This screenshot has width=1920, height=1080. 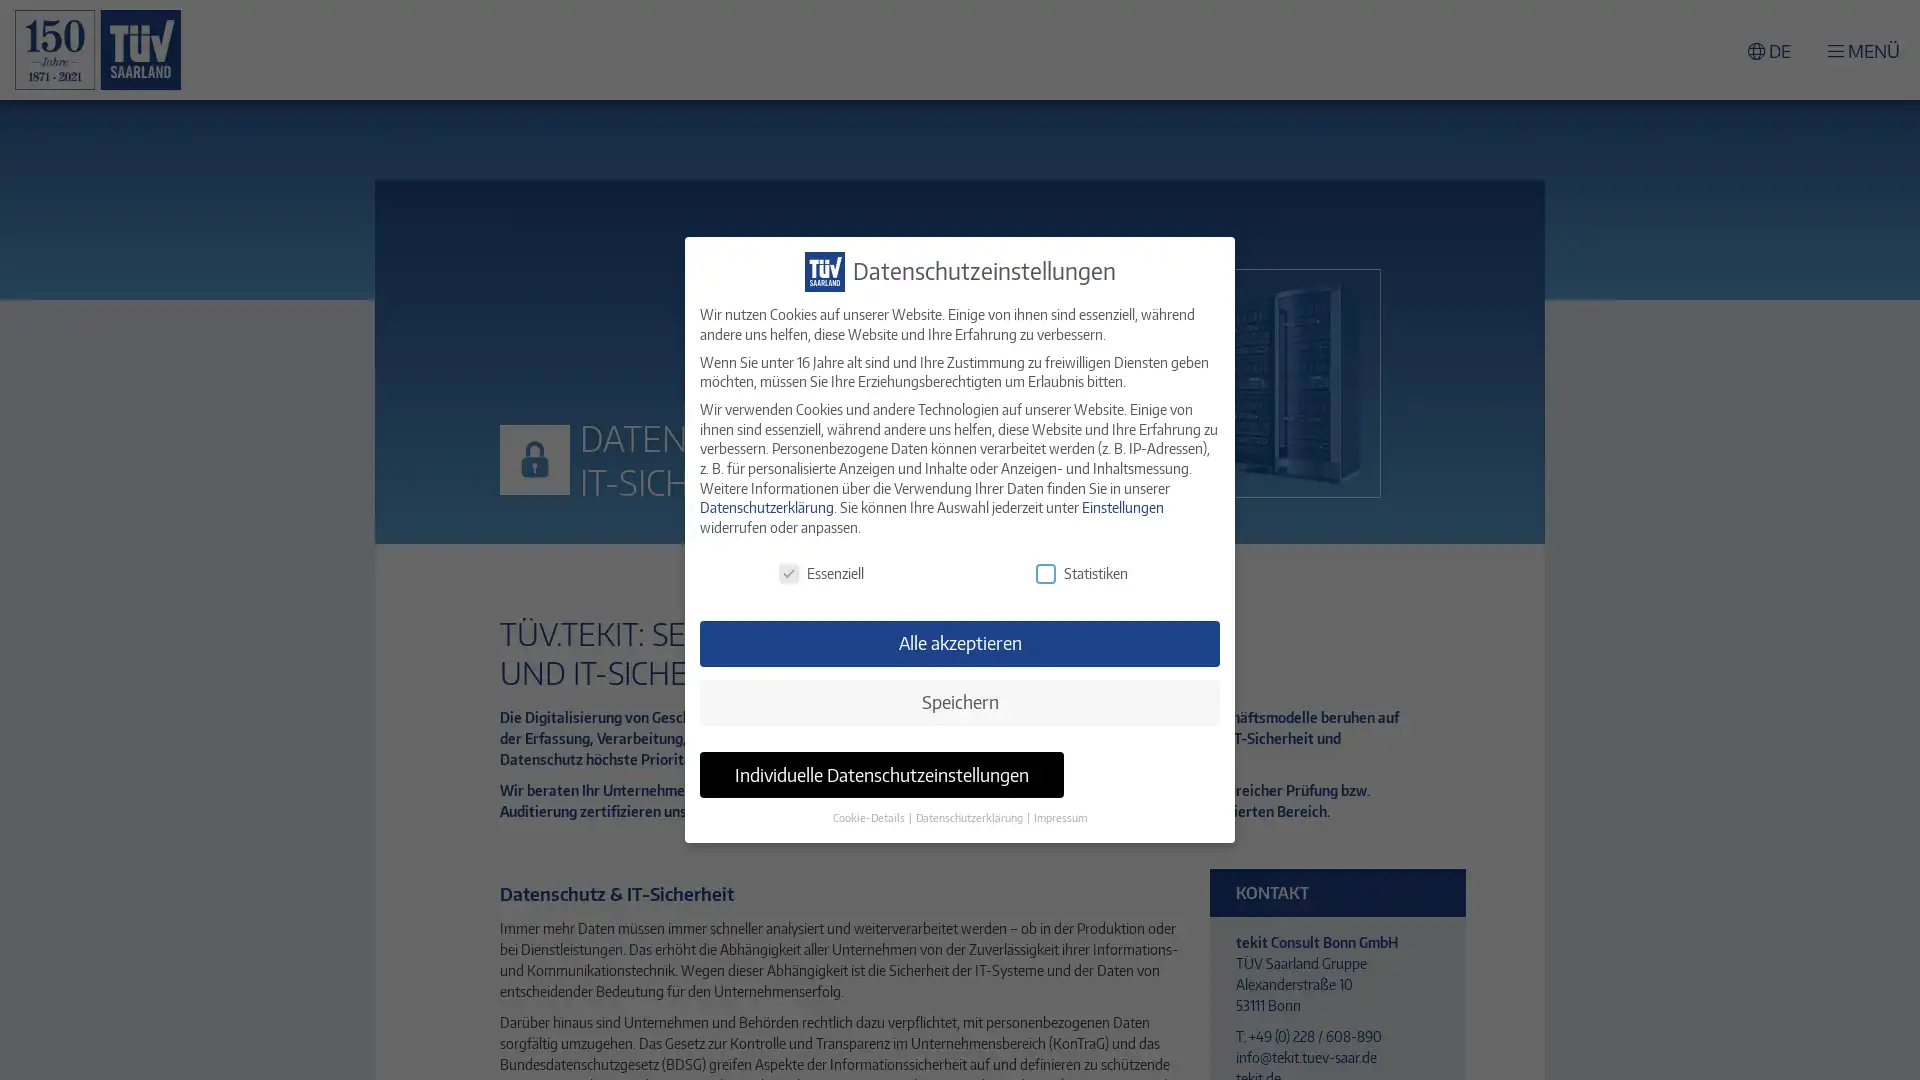 What do you see at coordinates (1861, 48) in the screenshot?
I see `MENU` at bounding box center [1861, 48].